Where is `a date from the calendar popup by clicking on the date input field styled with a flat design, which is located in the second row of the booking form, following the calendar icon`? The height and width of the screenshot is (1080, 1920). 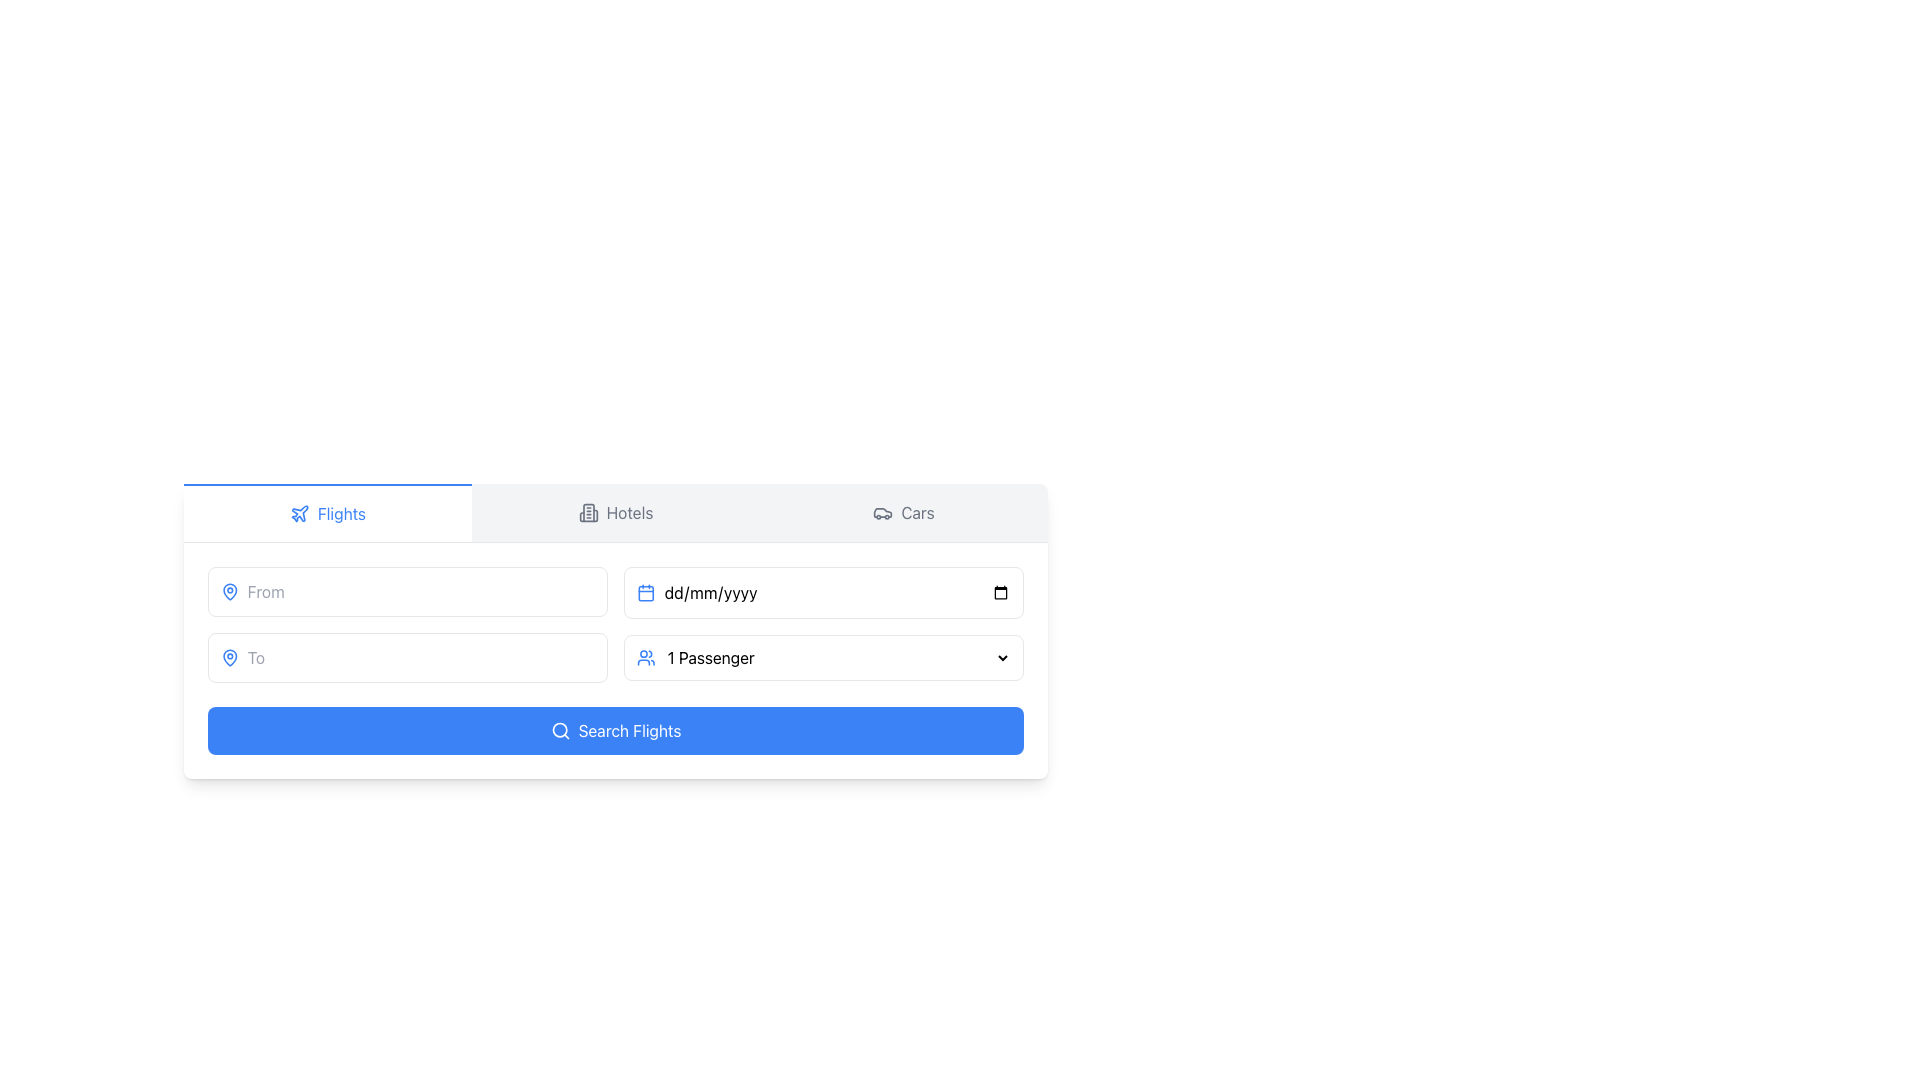
a date from the calendar popup by clicking on the date input field styled with a flat design, which is located in the second row of the booking form, following the calendar icon is located at coordinates (837, 592).